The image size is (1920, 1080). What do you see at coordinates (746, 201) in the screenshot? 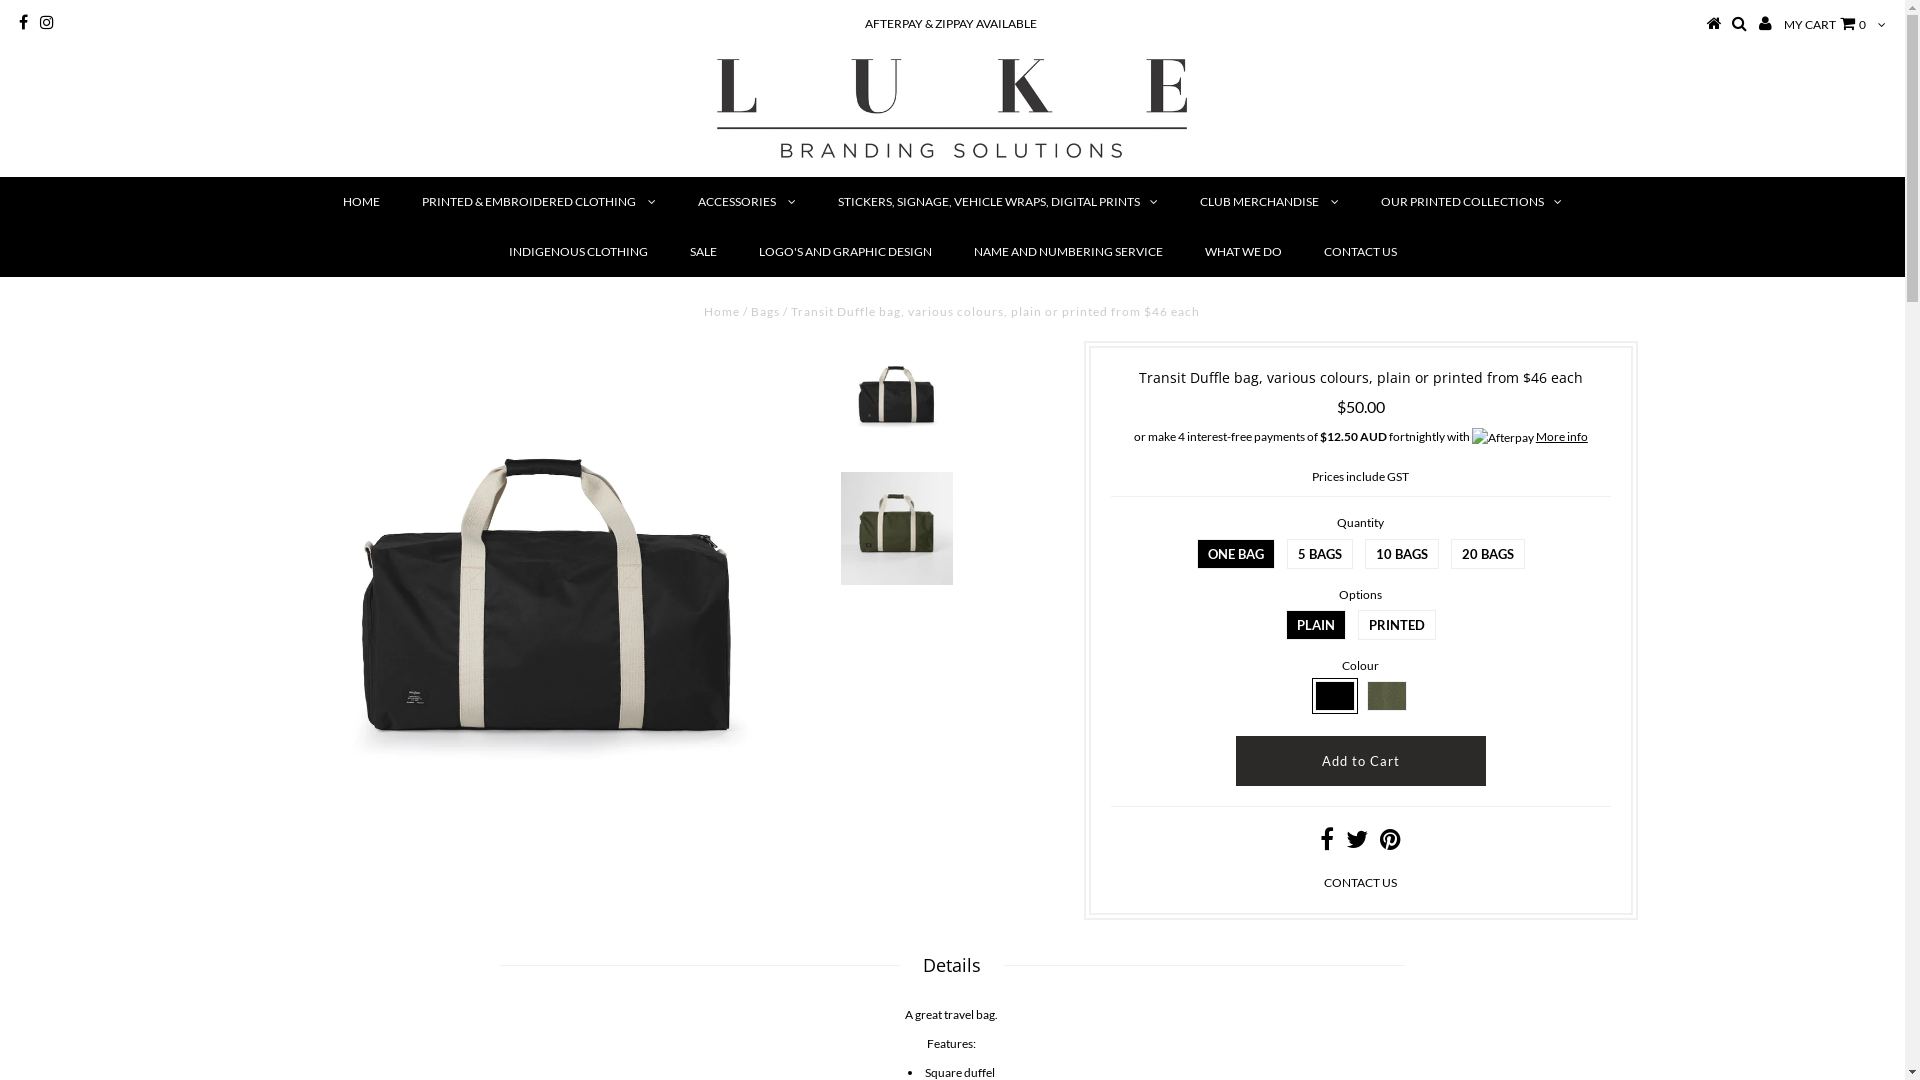
I see `'ACCESSORIES'` at bounding box center [746, 201].